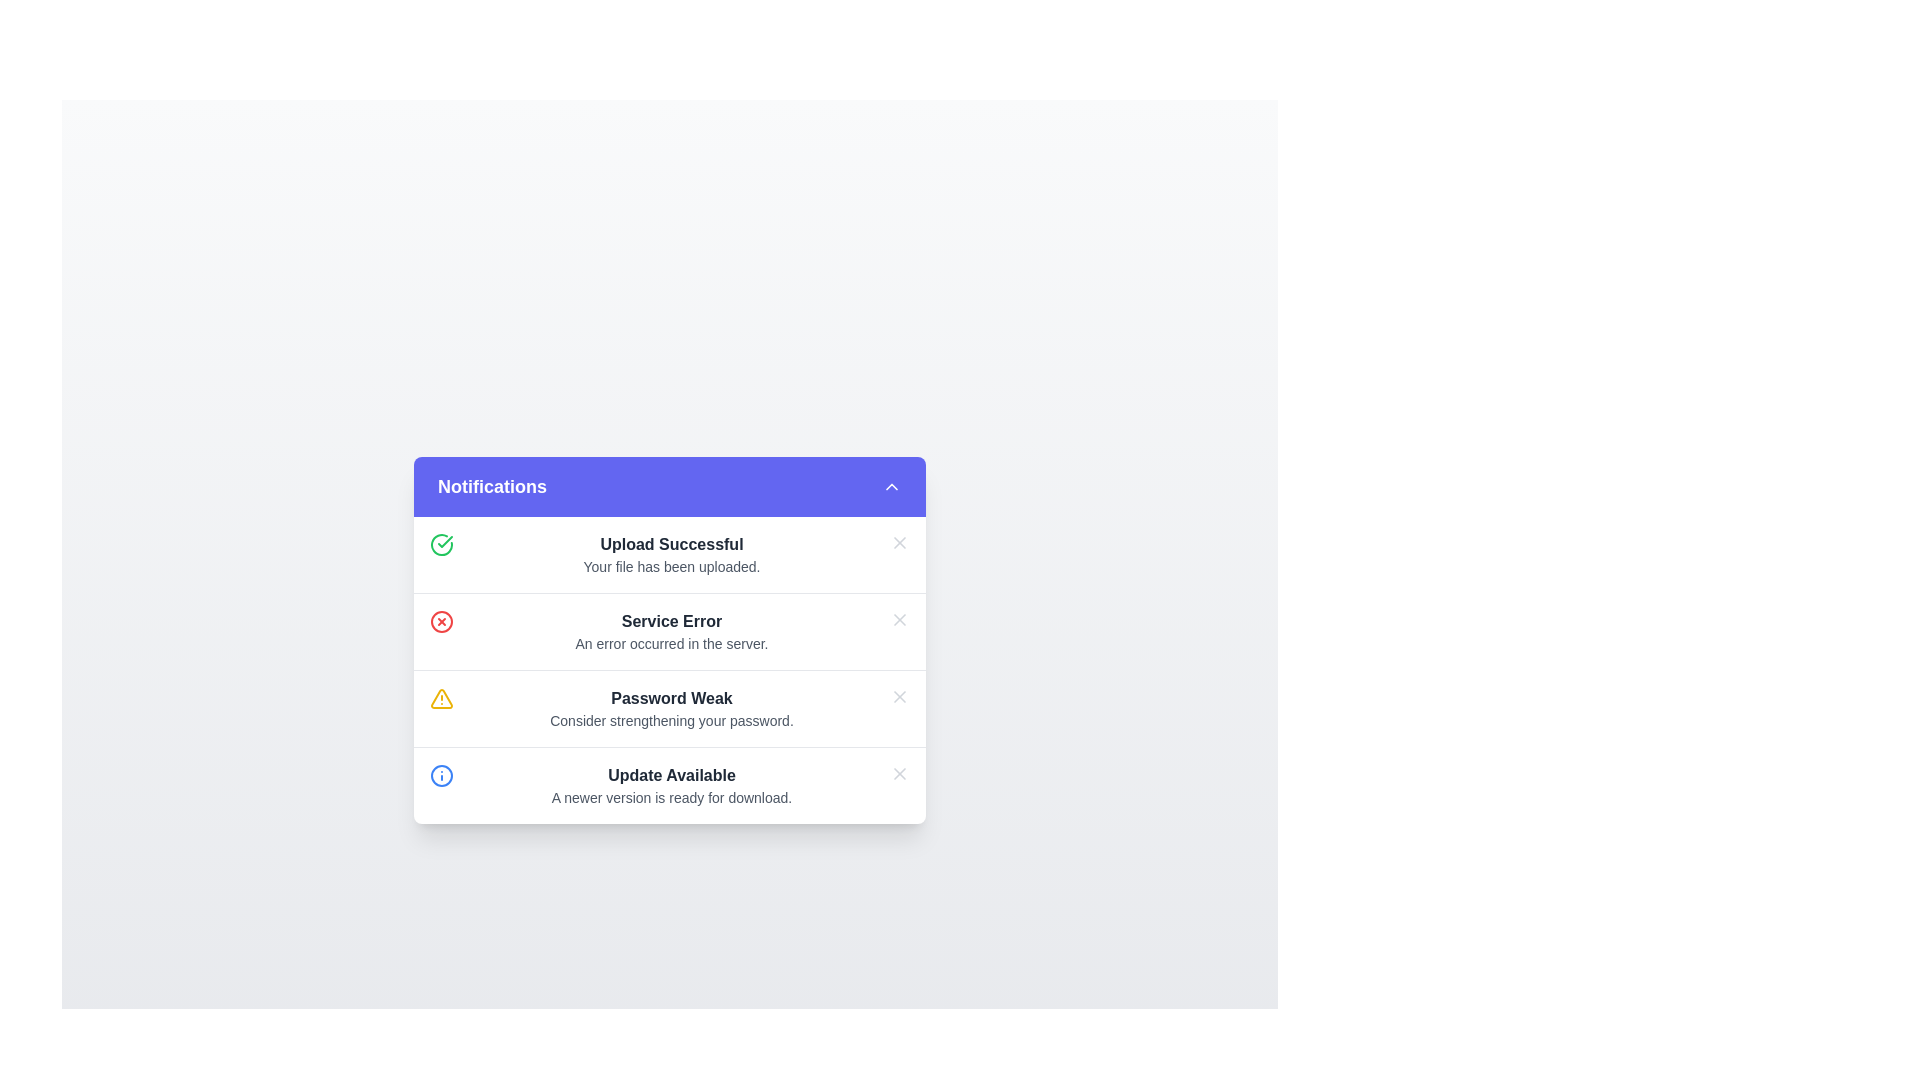 The height and width of the screenshot is (1080, 1920). I want to click on the chevron-shaped button with a white icon on a blue background in the header of the notification panel, so click(891, 486).